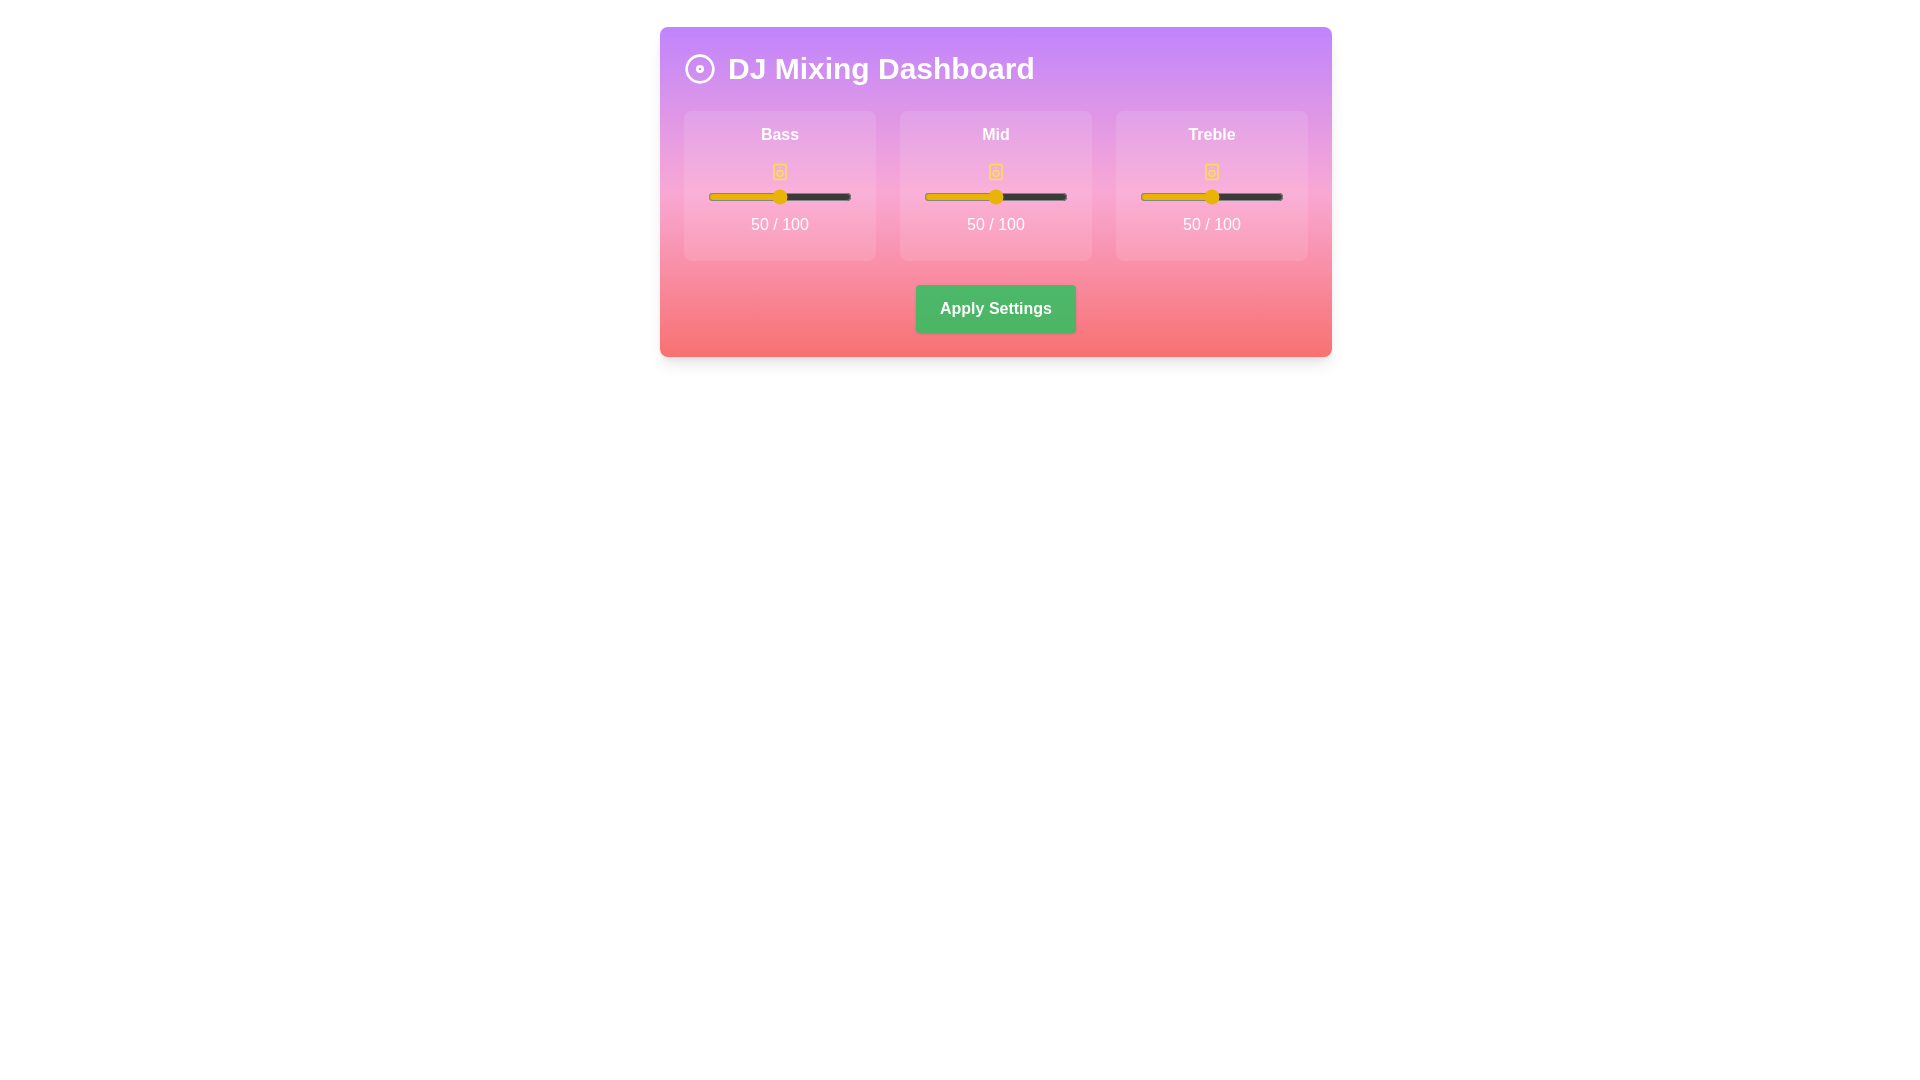 The width and height of the screenshot is (1920, 1080). What do you see at coordinates (950, 196) in the screenshot?
I see `the mid slider to set its value to 19` at bounding box center [950, 196].